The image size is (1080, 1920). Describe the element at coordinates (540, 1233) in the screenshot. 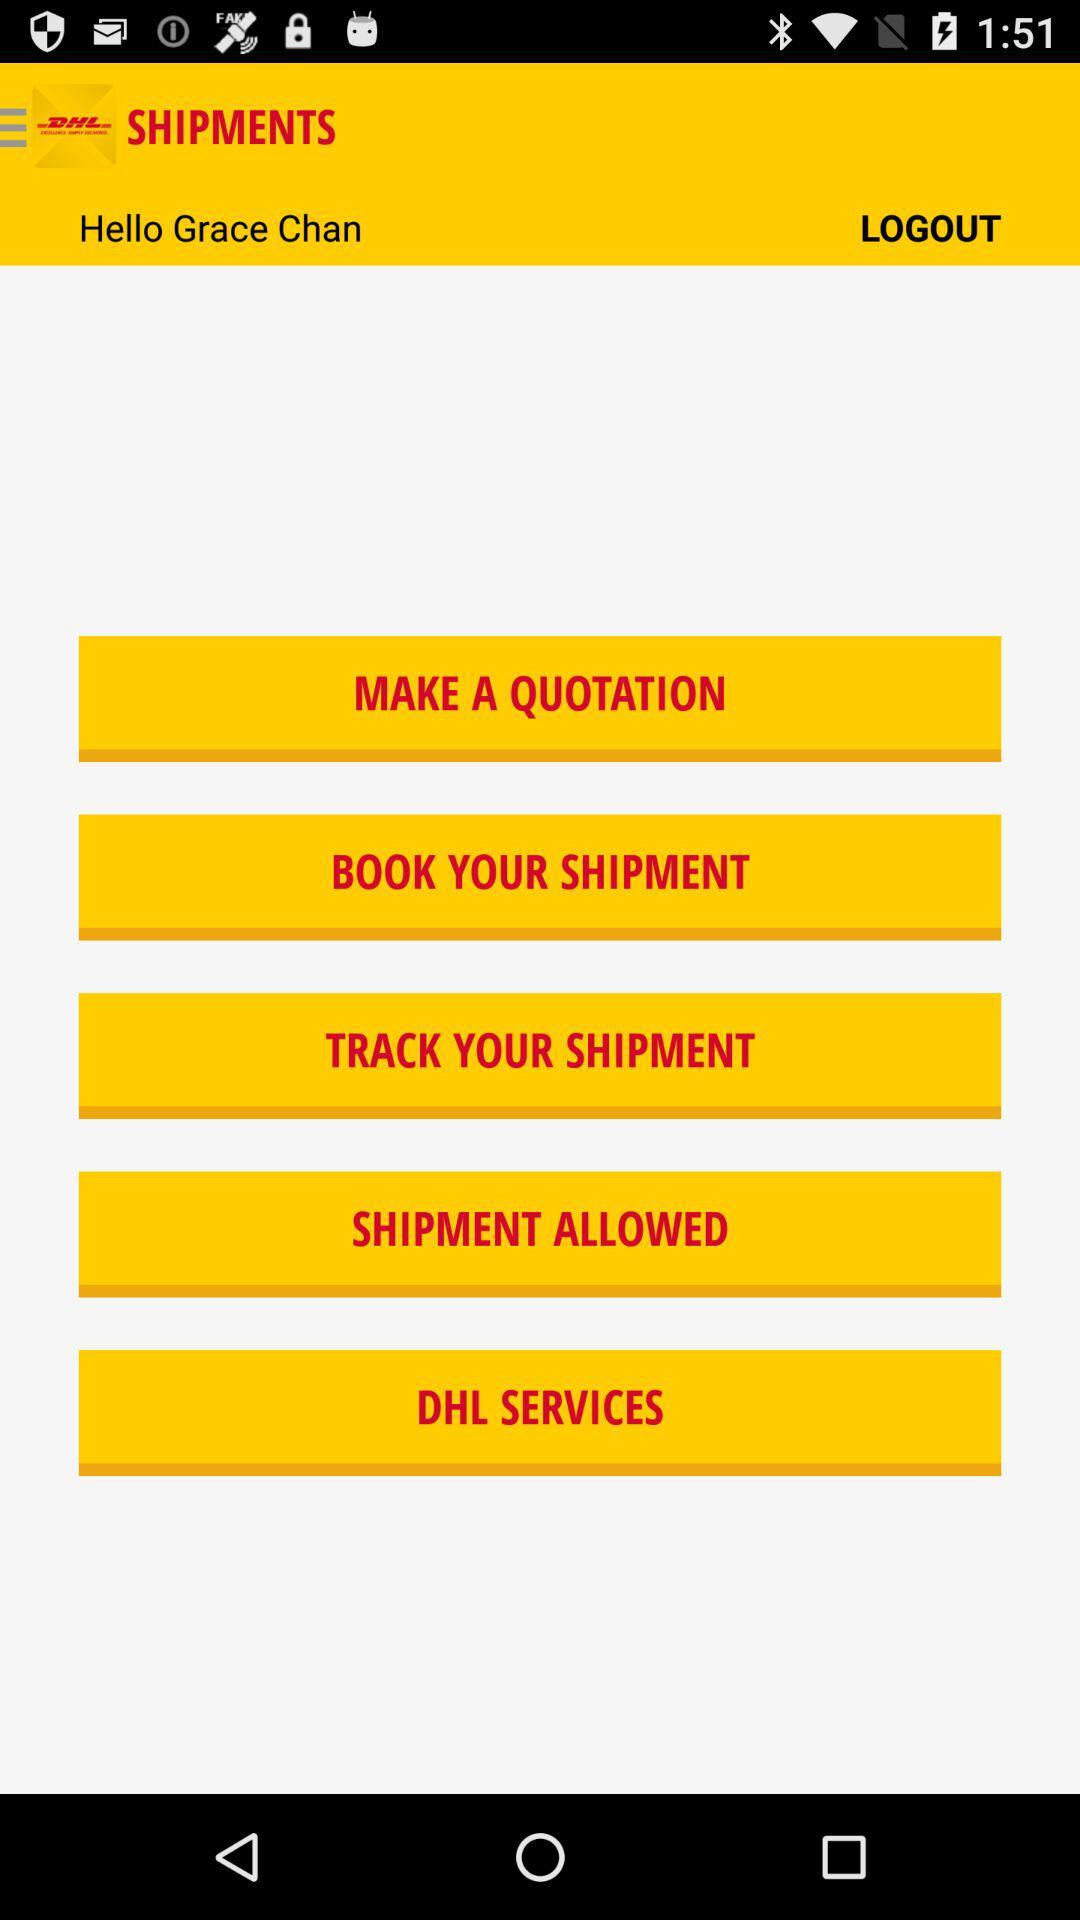

I see `shipment allowed` at that location.